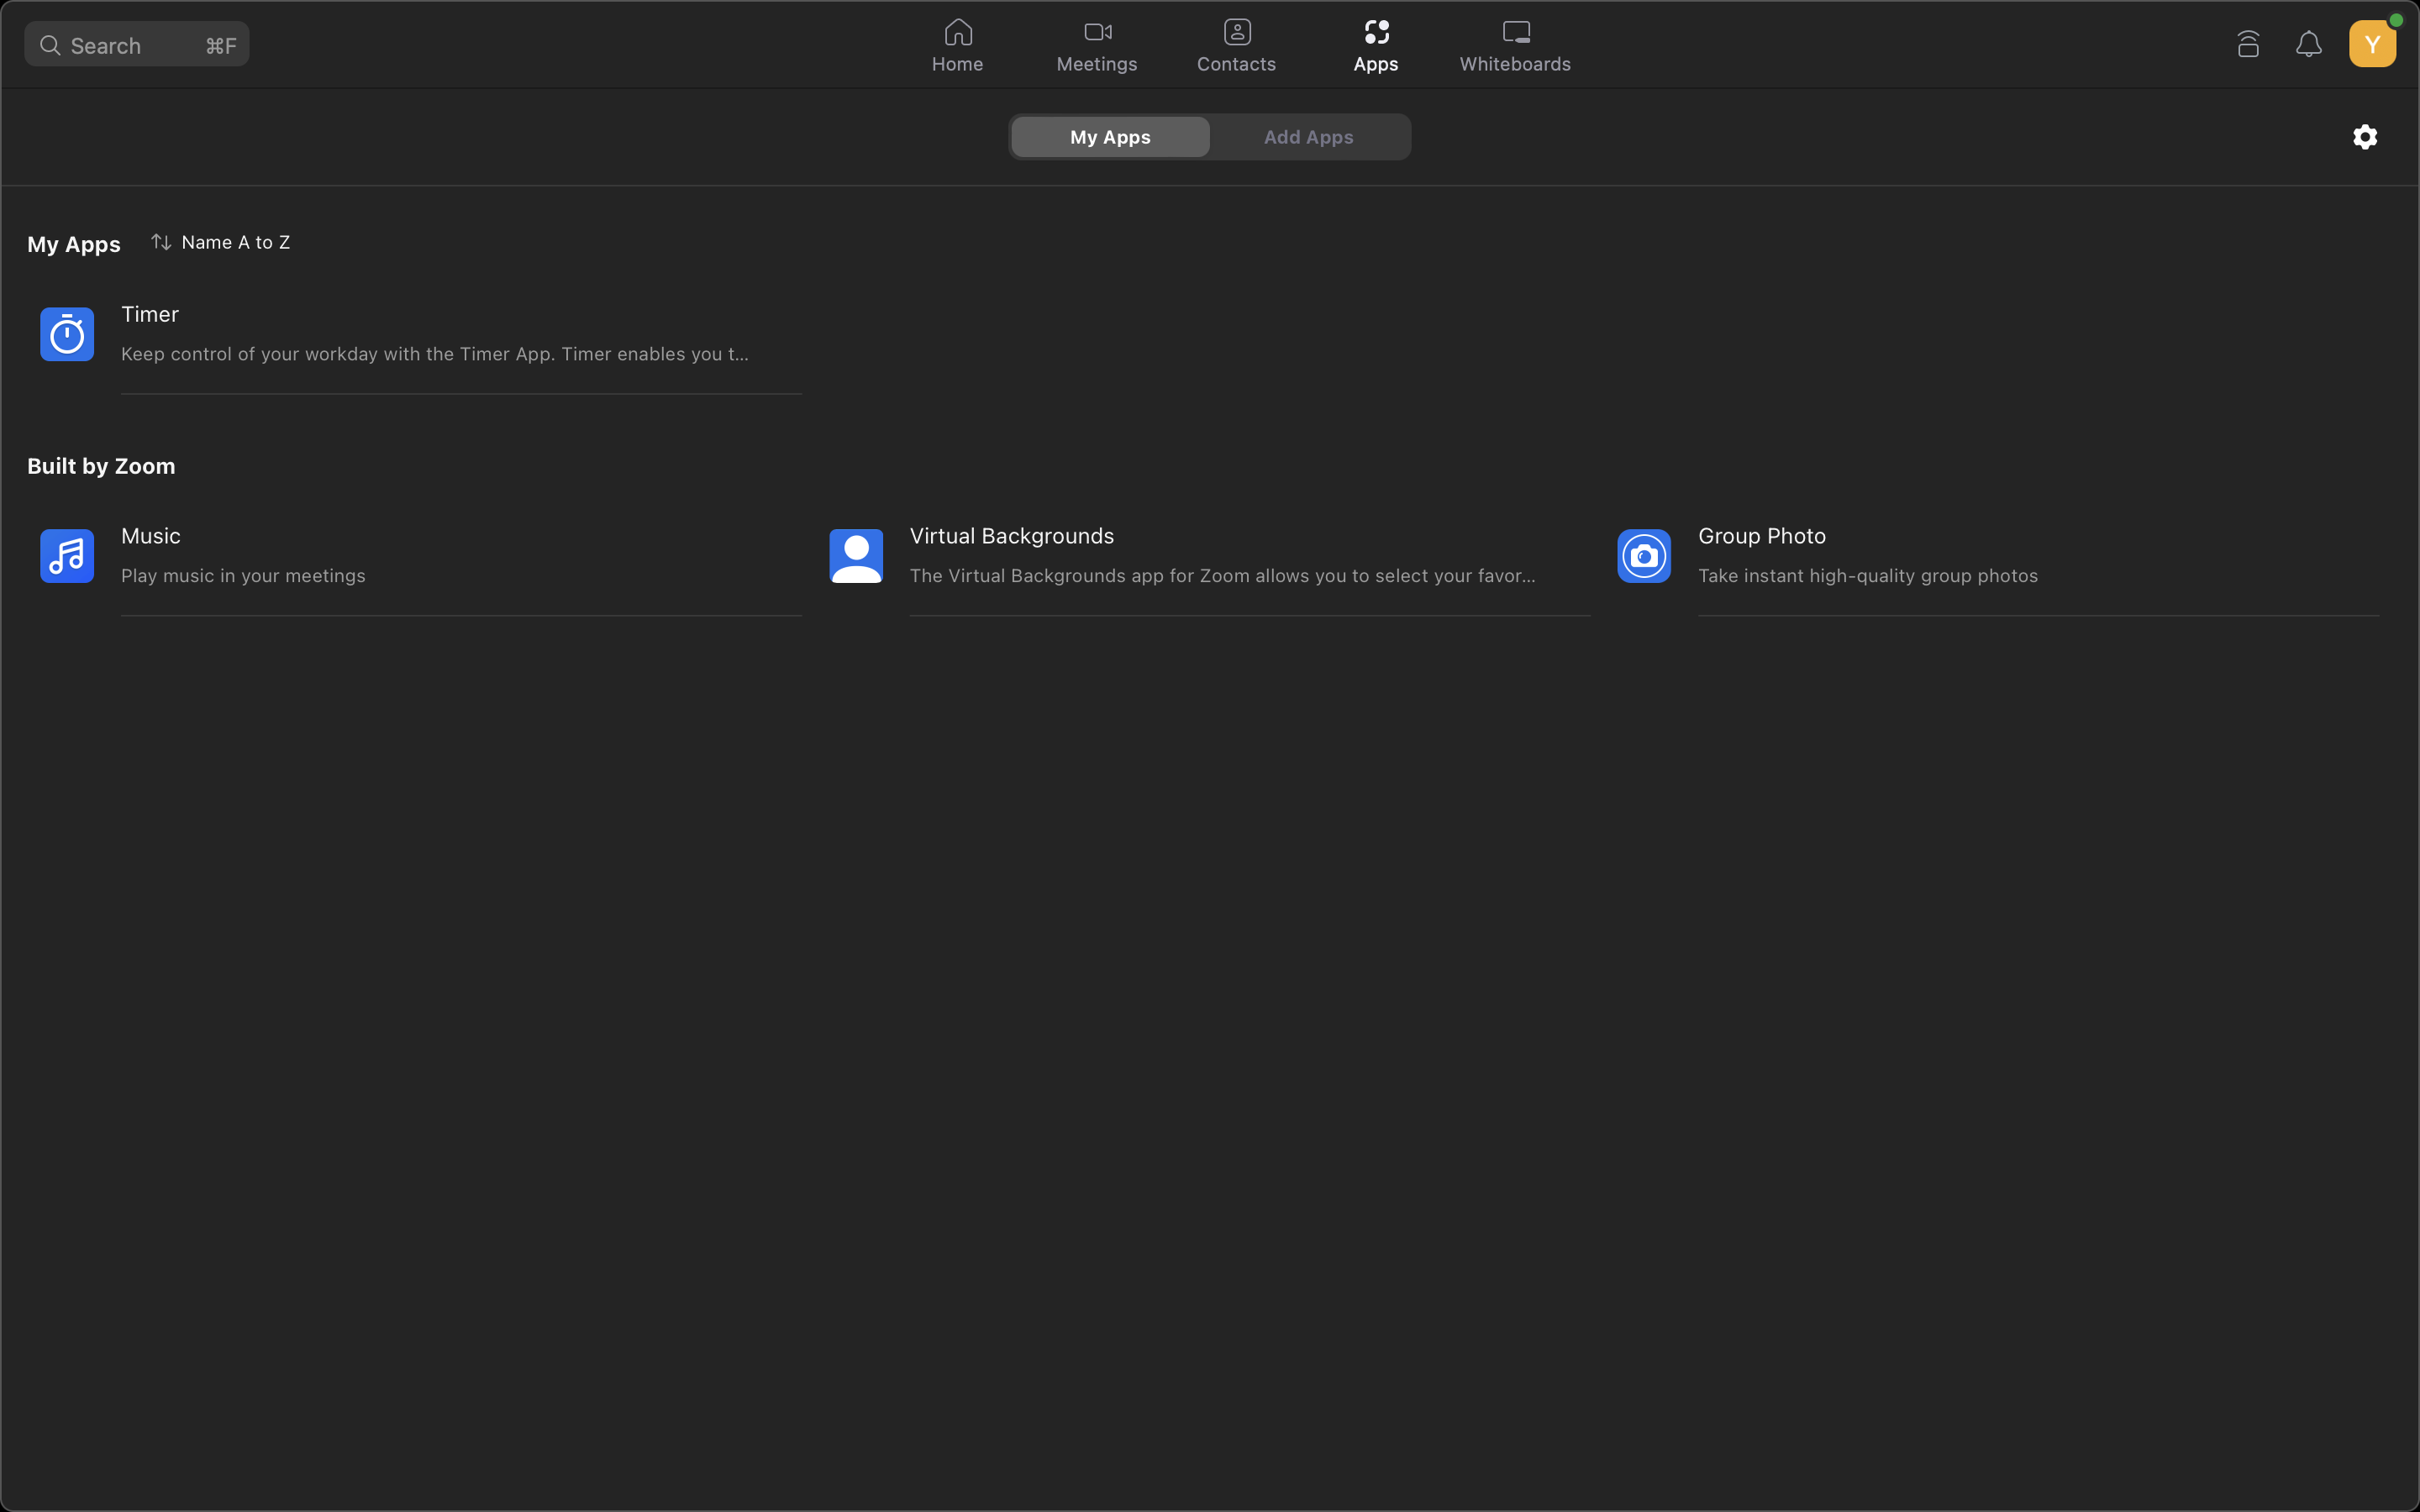 Image resolution: width=2420 pixels, height=1512 pixels. Describe the element at coordinates (1235, 46) in the screenshot. I see `In the contacts application, perform a search for "Indiana Jones"` at that location.